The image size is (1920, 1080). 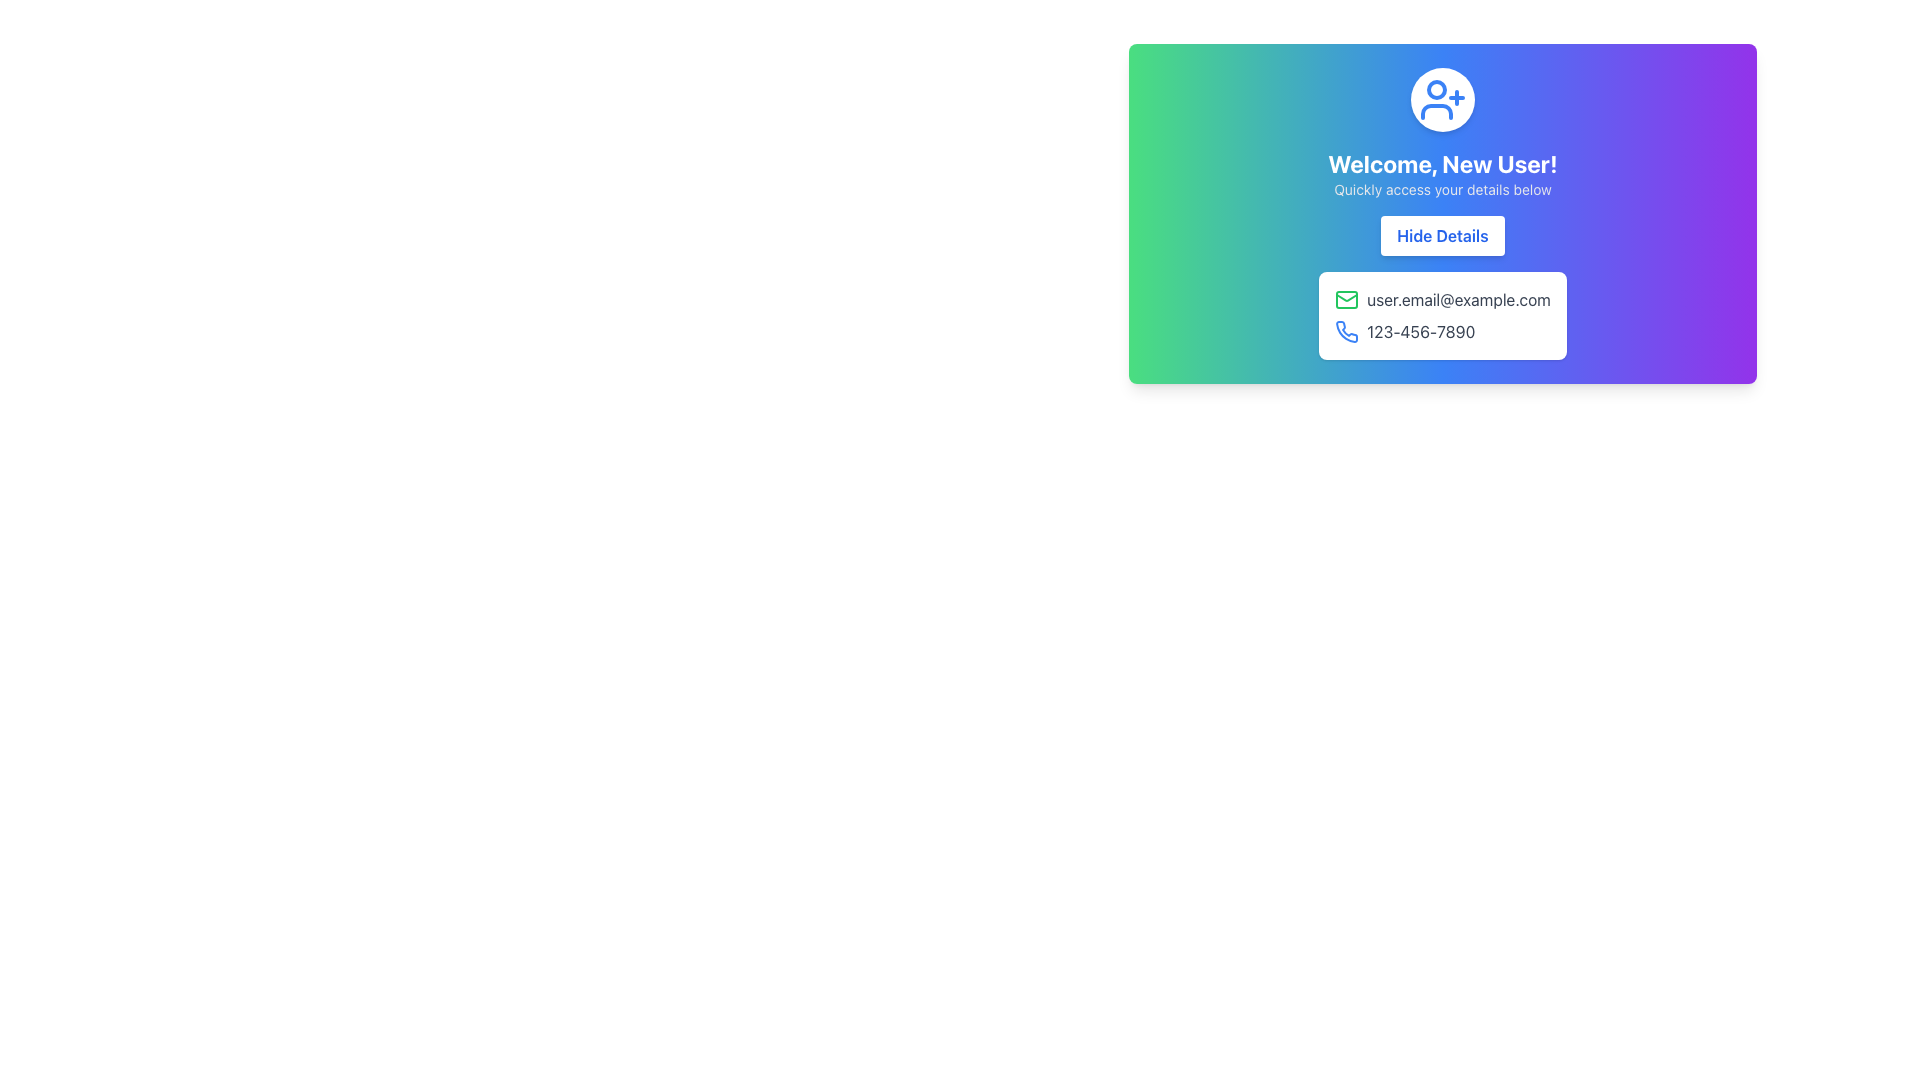 I want to click on the blue phone icon located to the immediate left of the text '123-456-7890', so click(x=1347, y=330).